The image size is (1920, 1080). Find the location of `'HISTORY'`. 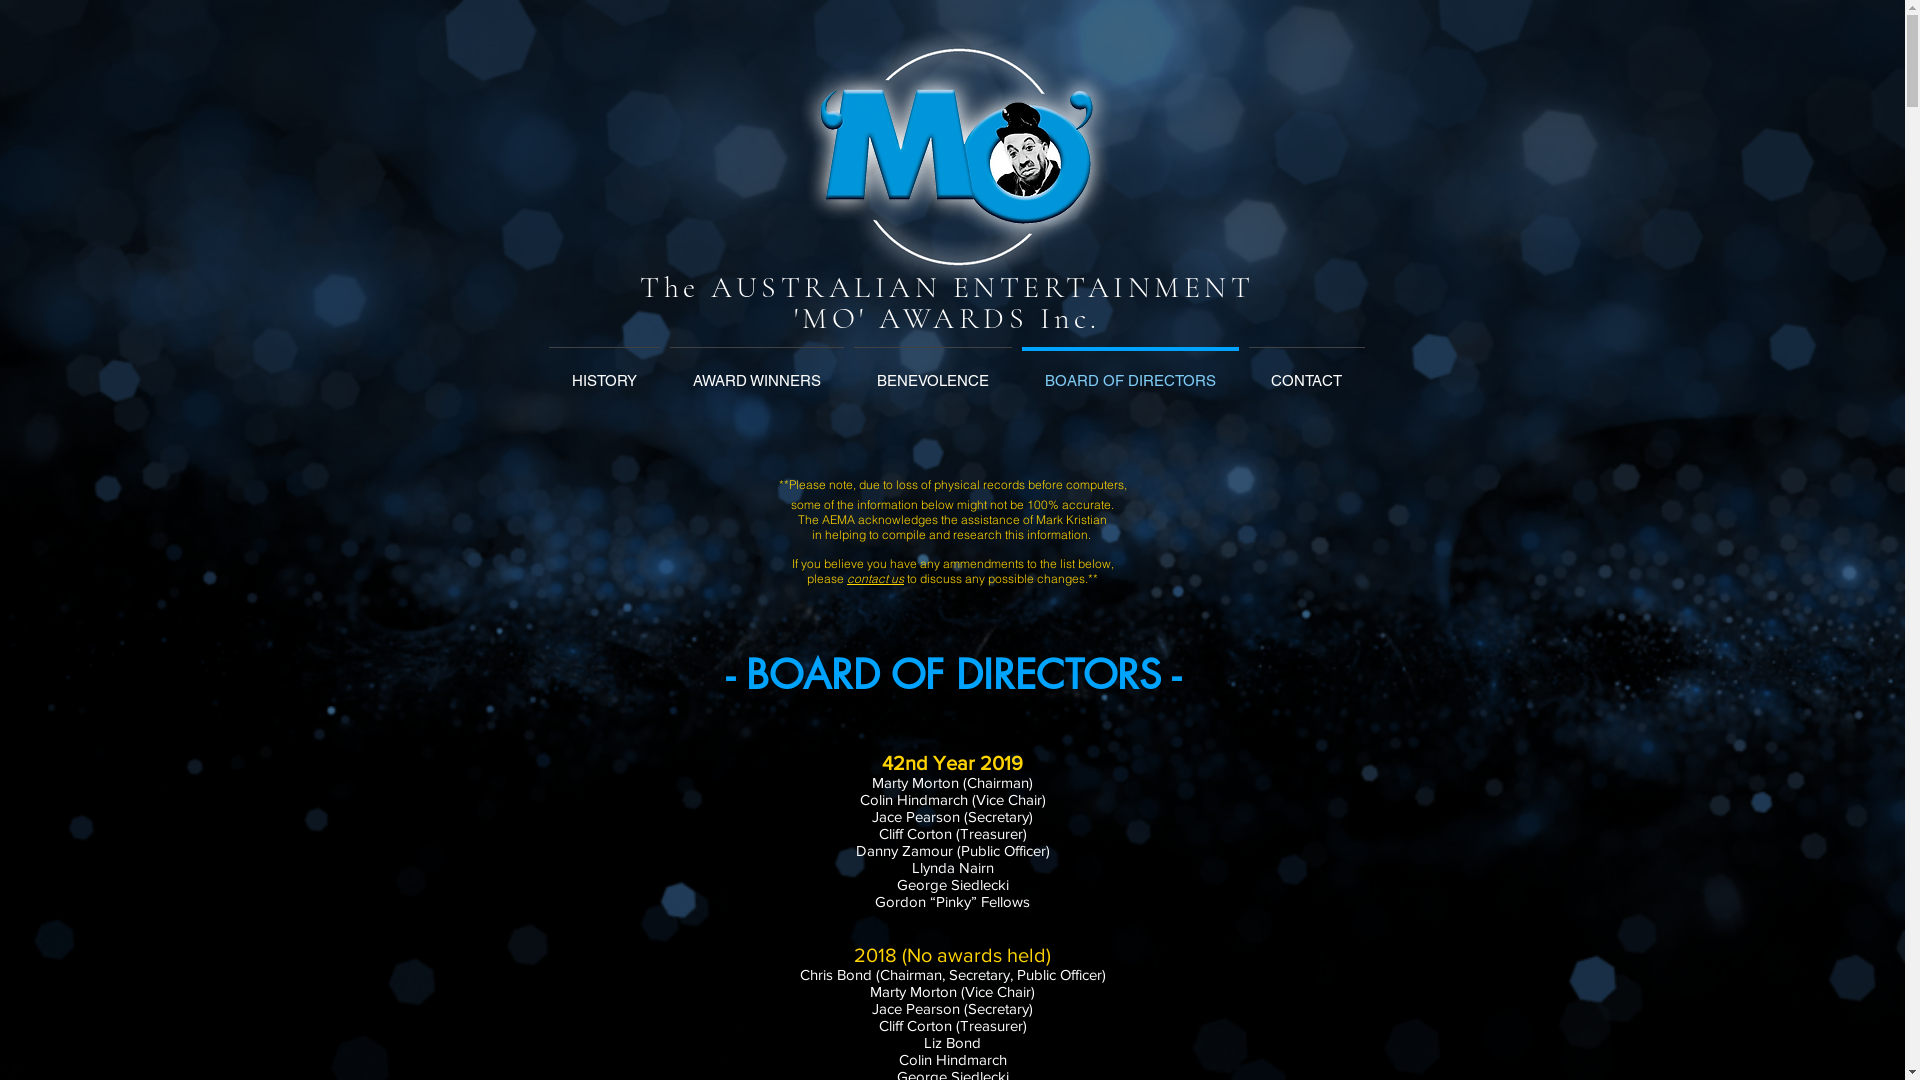

'HISTORY' is located at coordinates (603, 371).